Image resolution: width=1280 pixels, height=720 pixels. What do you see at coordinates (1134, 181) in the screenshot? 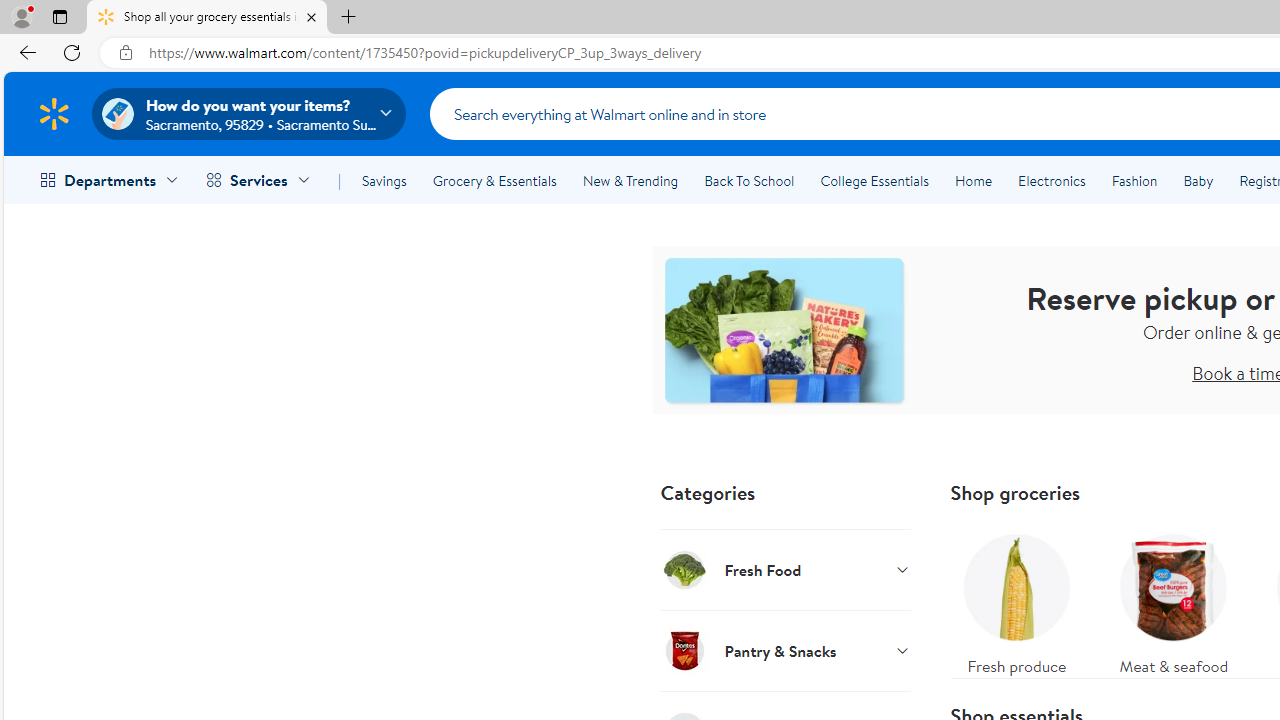
I see `'Fashion'` at bounding box center [1134, 181].